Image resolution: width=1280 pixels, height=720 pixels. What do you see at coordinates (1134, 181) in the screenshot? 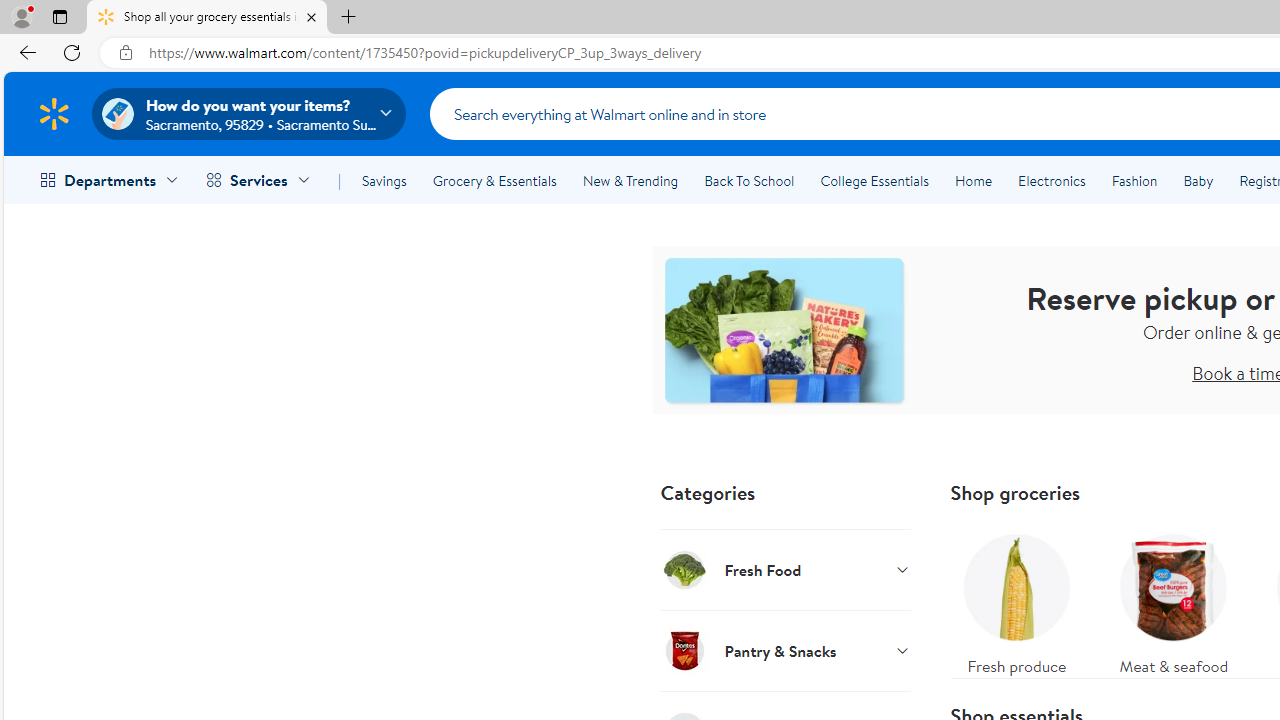
I see `'Fashion'` at bounding box center [1134, 181].